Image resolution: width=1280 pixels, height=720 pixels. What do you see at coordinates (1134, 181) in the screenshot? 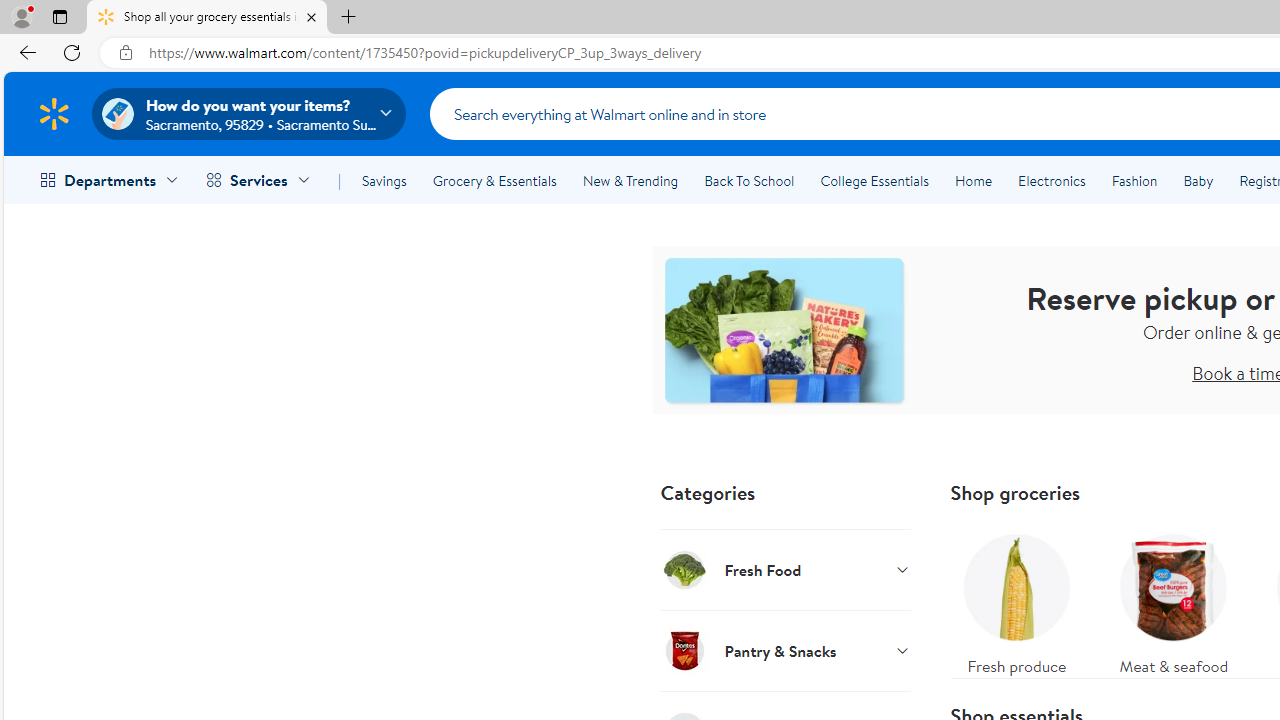
I see `'Fashion'` at bounding box center [1134, 181].